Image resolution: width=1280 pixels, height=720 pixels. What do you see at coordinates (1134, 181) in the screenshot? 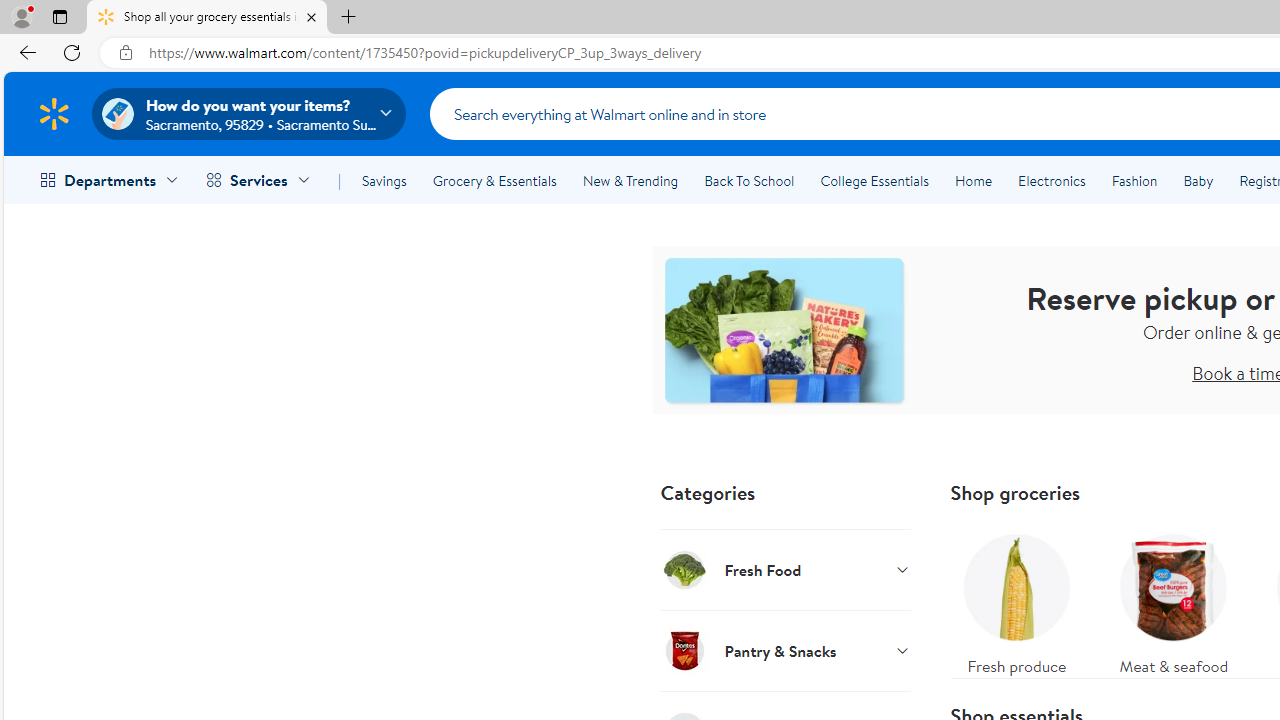
I see `'Fashion'` at bounding box center [1134, 181].